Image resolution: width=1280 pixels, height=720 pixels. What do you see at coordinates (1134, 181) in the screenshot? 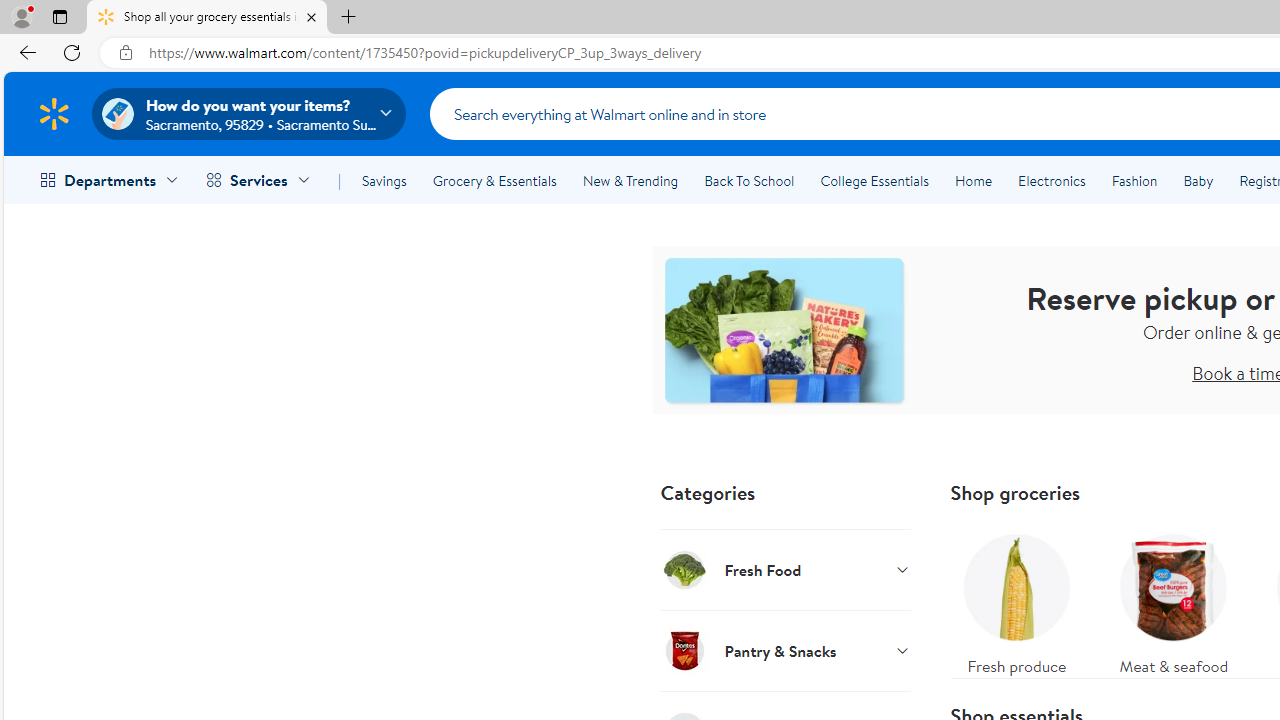
I see `'Fashion'` at bounding box center [1134, 181].